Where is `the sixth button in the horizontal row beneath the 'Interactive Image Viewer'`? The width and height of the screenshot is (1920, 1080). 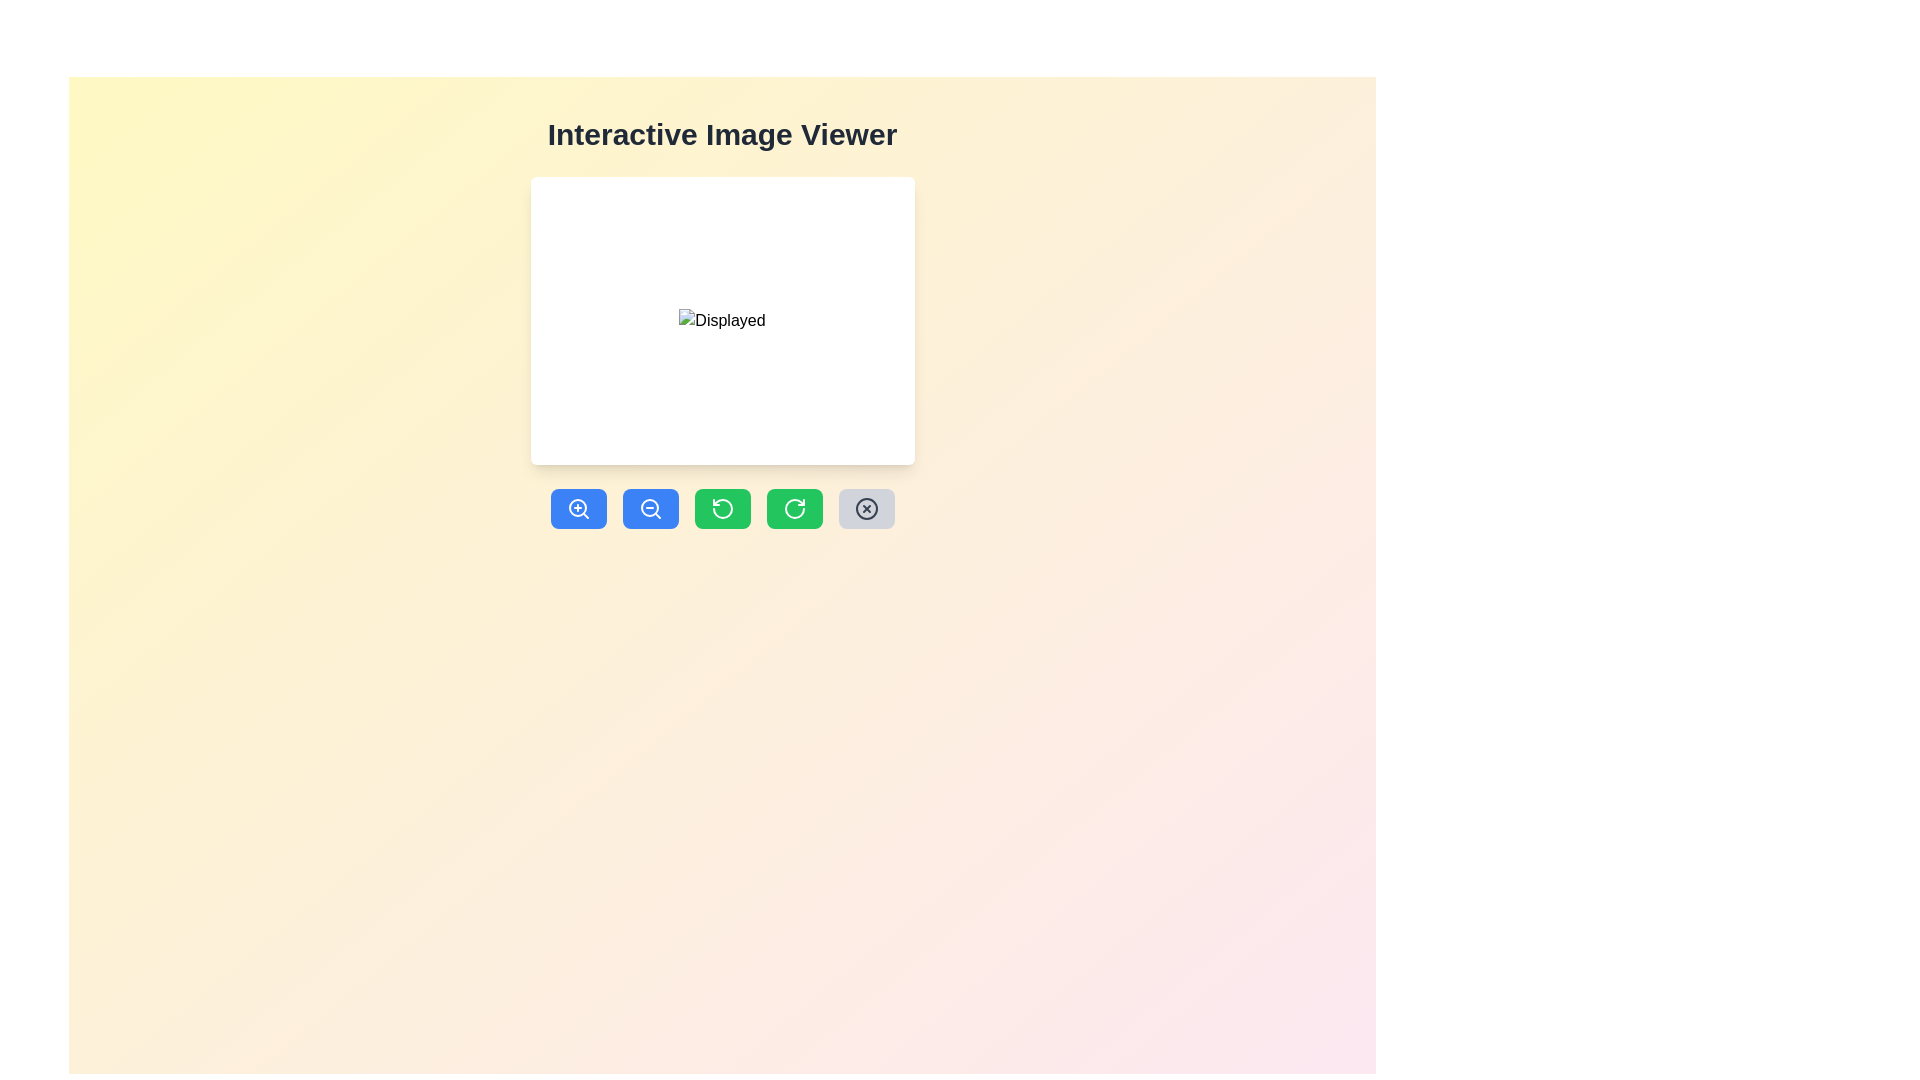 the sixth button in the horizontal row beneath the 'Interactive Image Viewer' is located at coordinates (866, 508).